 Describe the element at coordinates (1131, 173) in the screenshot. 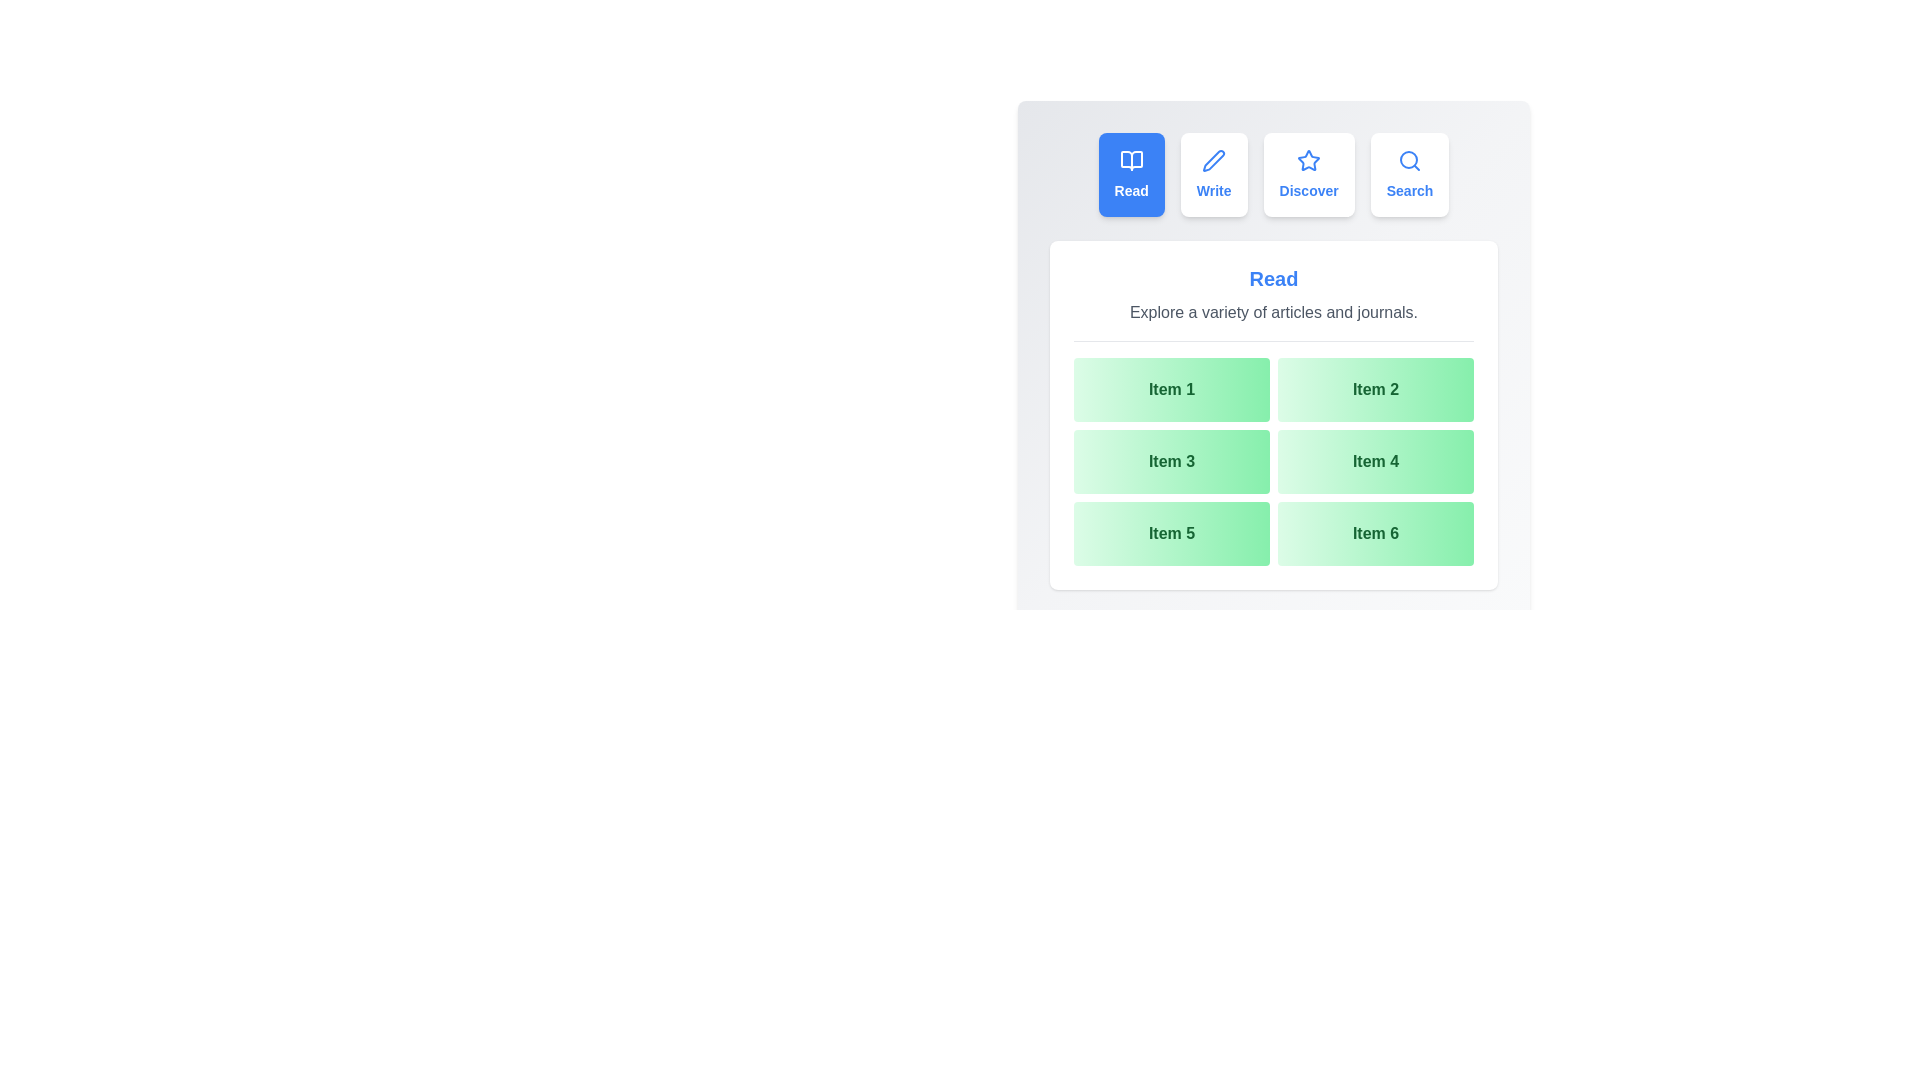

I see `the Read tab by clicking on it` at that location.